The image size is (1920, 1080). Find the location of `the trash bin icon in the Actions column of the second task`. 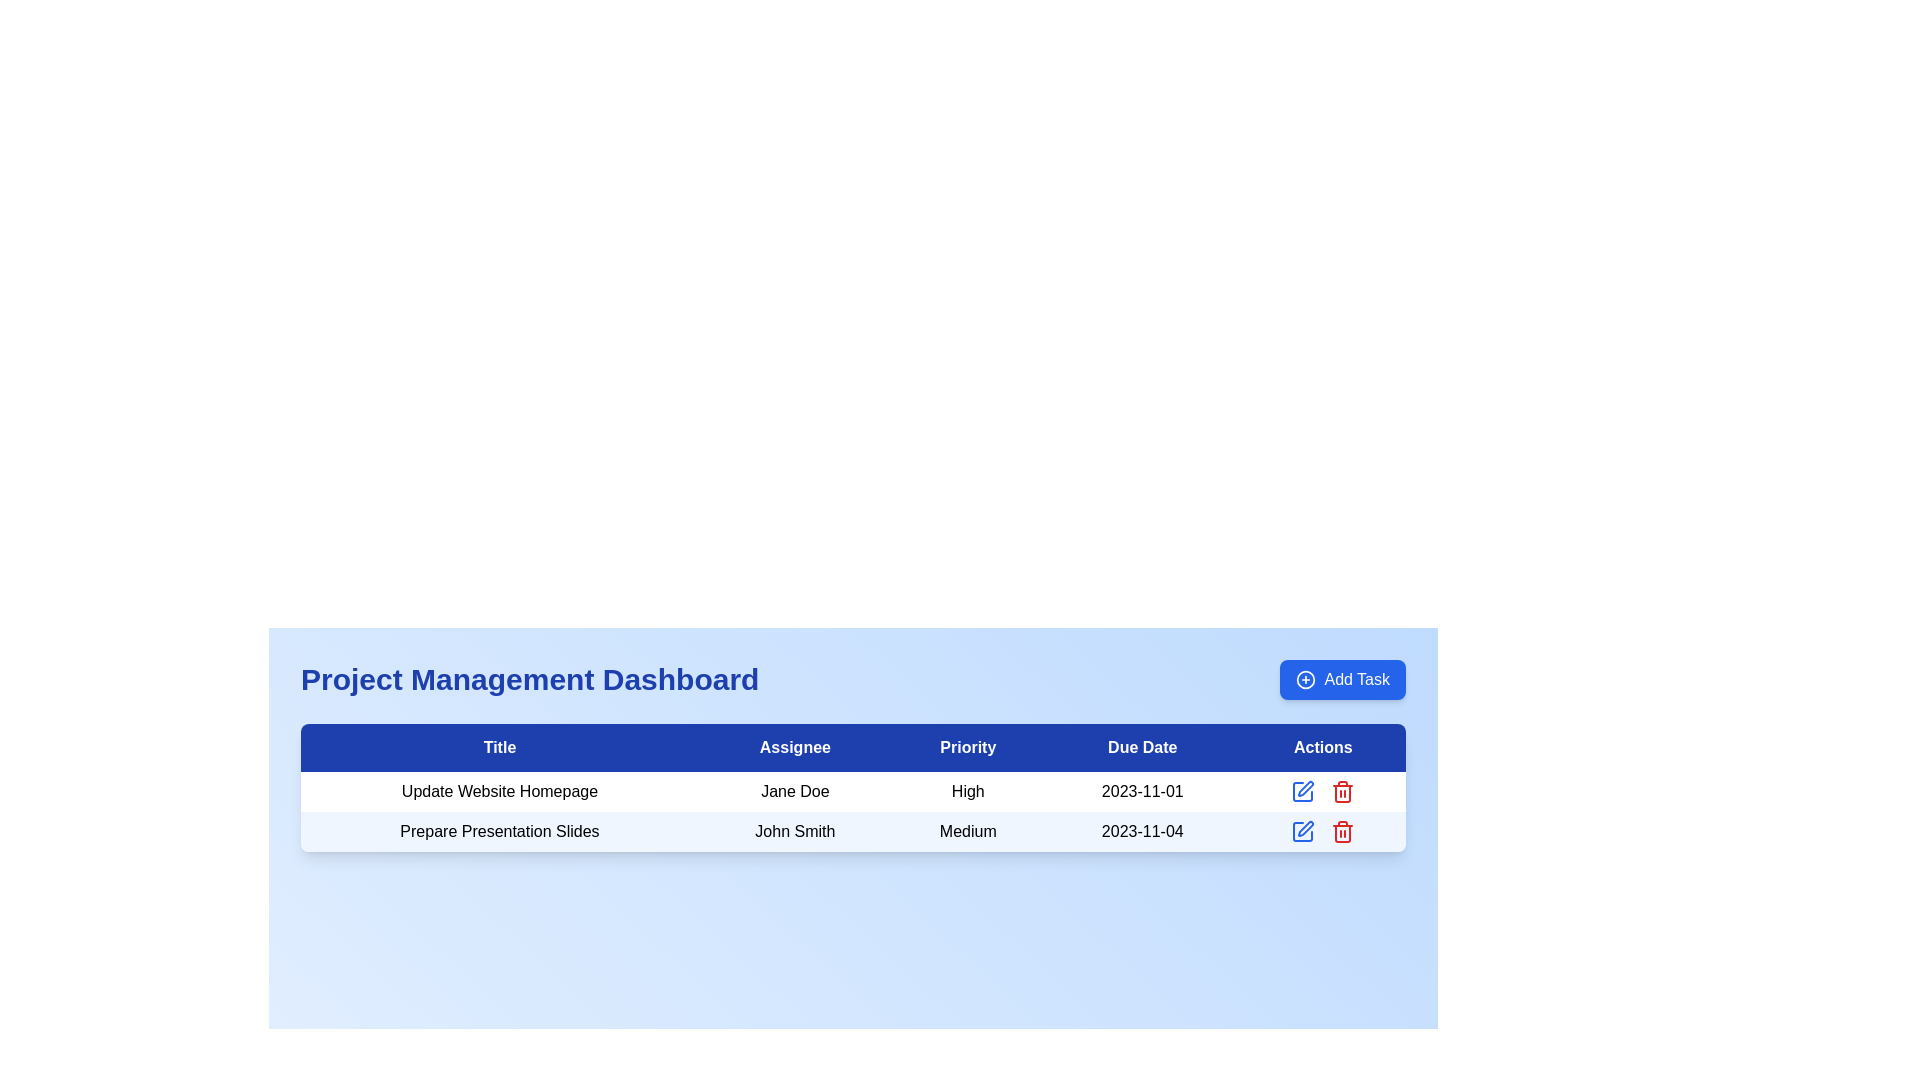

the trash bin icon in the Actions column of the second task is located at coordinates (1343, 790).